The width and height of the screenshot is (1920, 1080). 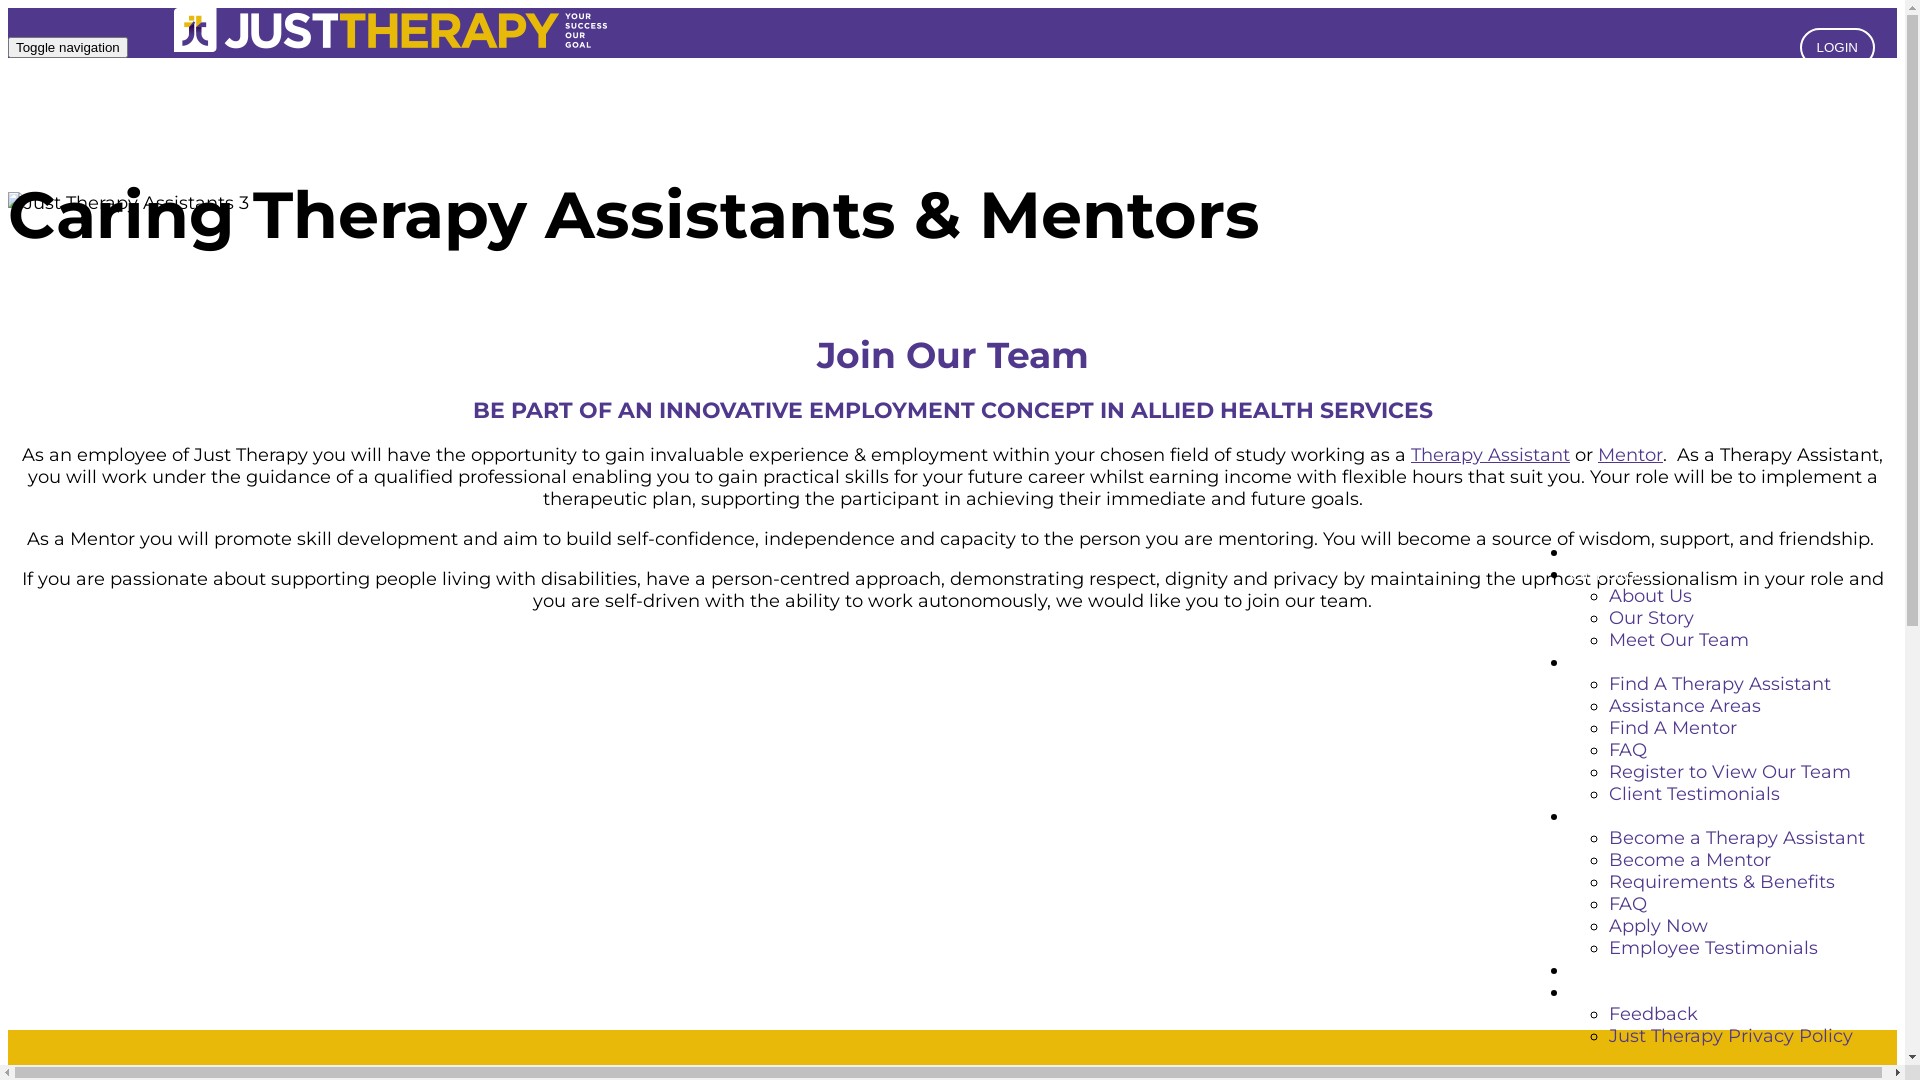 What do you see at coordinates (1658, 925) in the screenshot?
I see `'Apply Now'` at bounding box center [1658, 925].